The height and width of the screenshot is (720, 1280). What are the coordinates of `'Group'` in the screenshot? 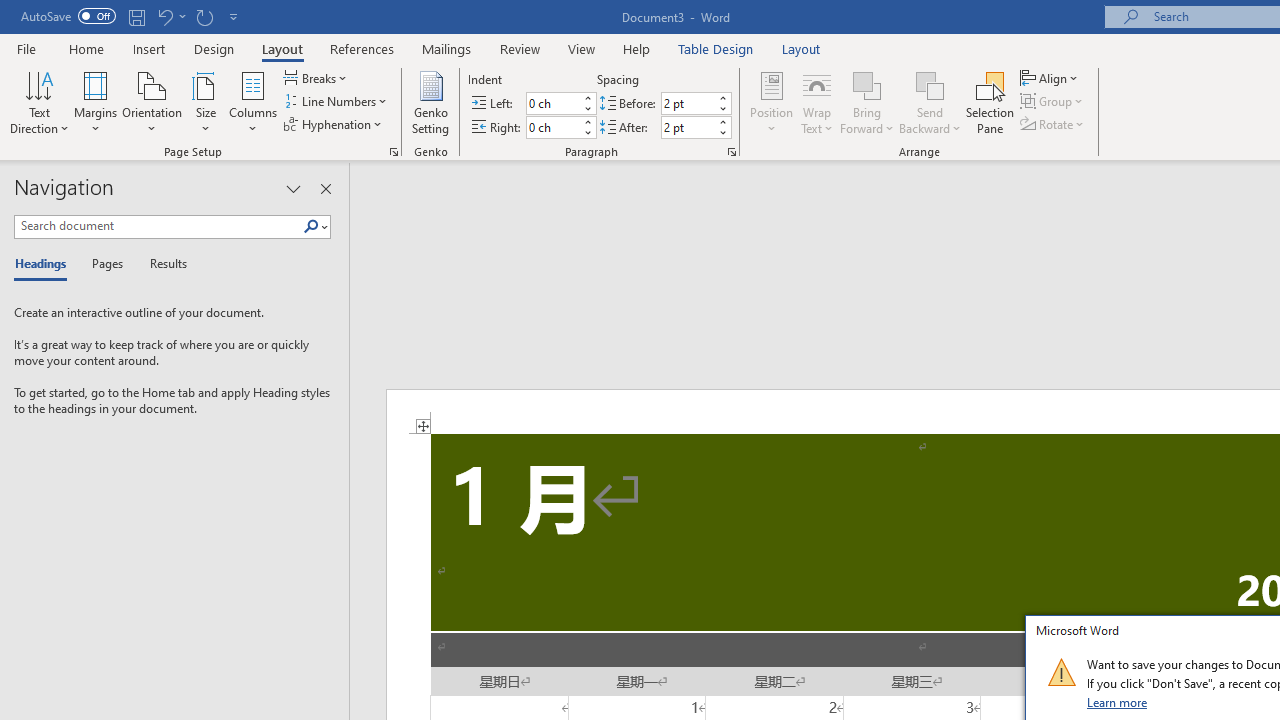 It's located at (1053, 101).